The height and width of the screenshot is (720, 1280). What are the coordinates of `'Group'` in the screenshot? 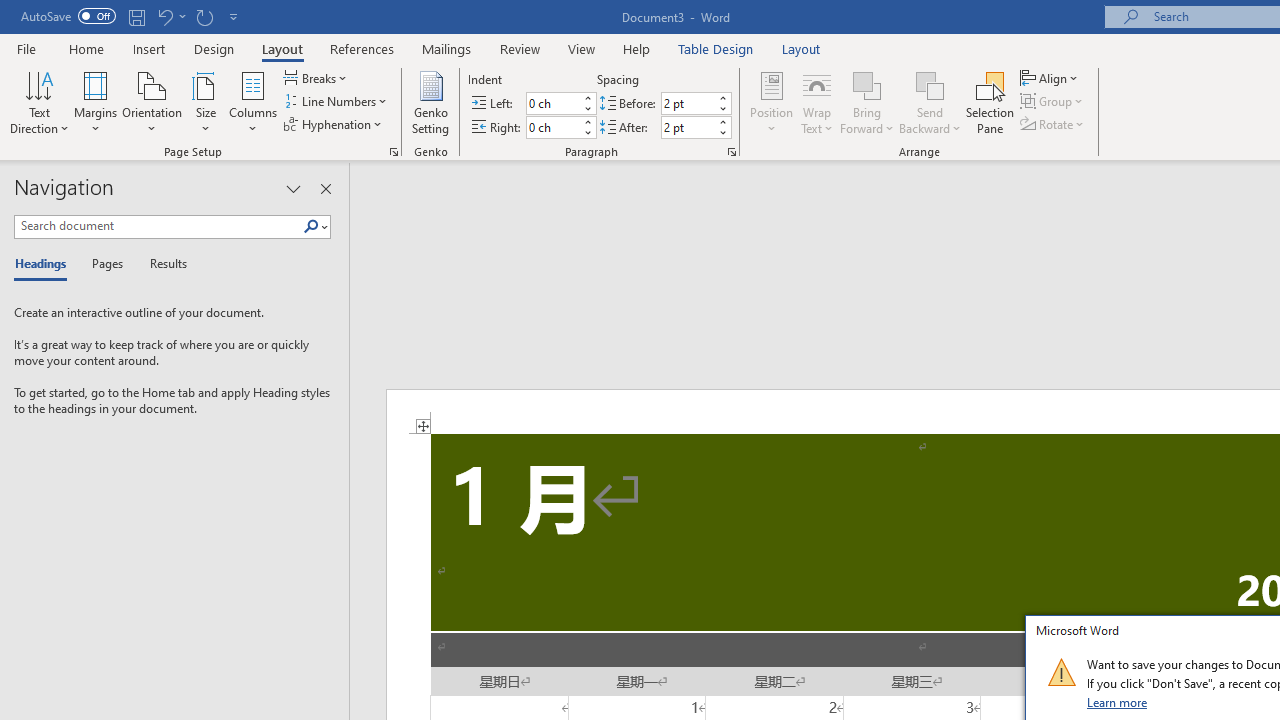 It's located at (1053, 101).